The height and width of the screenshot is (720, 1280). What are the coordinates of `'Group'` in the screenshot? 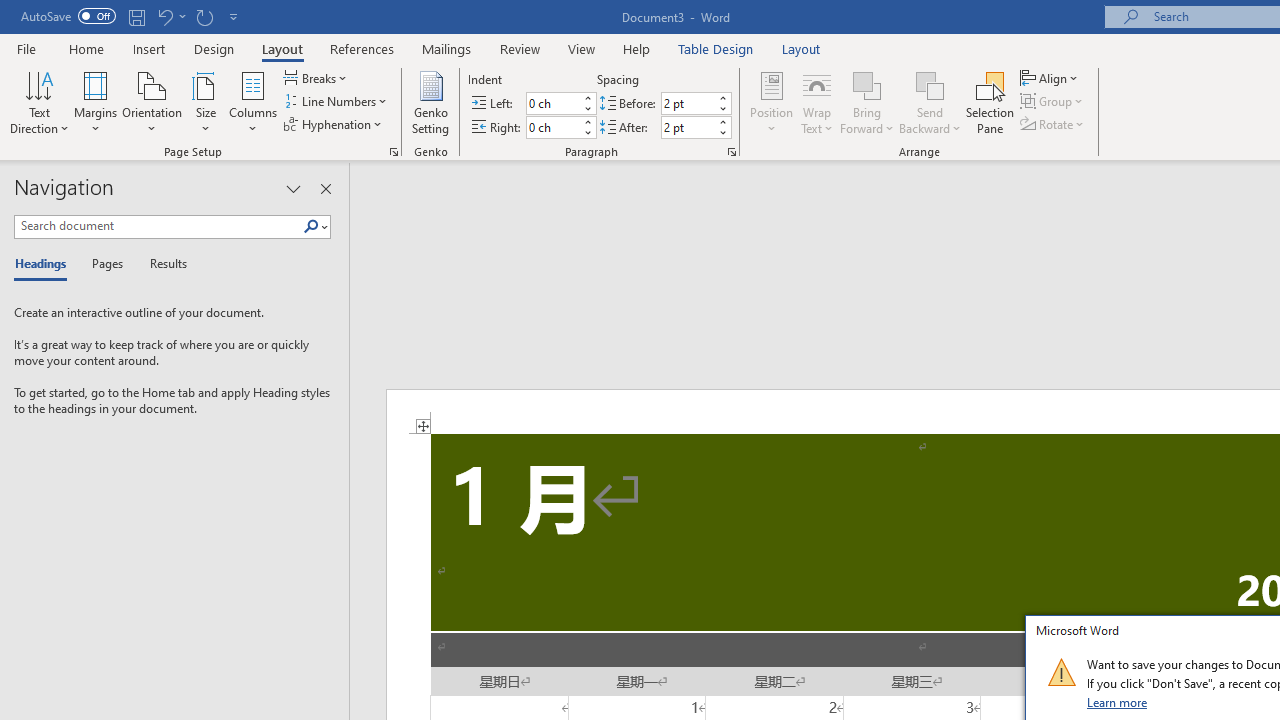 It's located at (1053, 101).